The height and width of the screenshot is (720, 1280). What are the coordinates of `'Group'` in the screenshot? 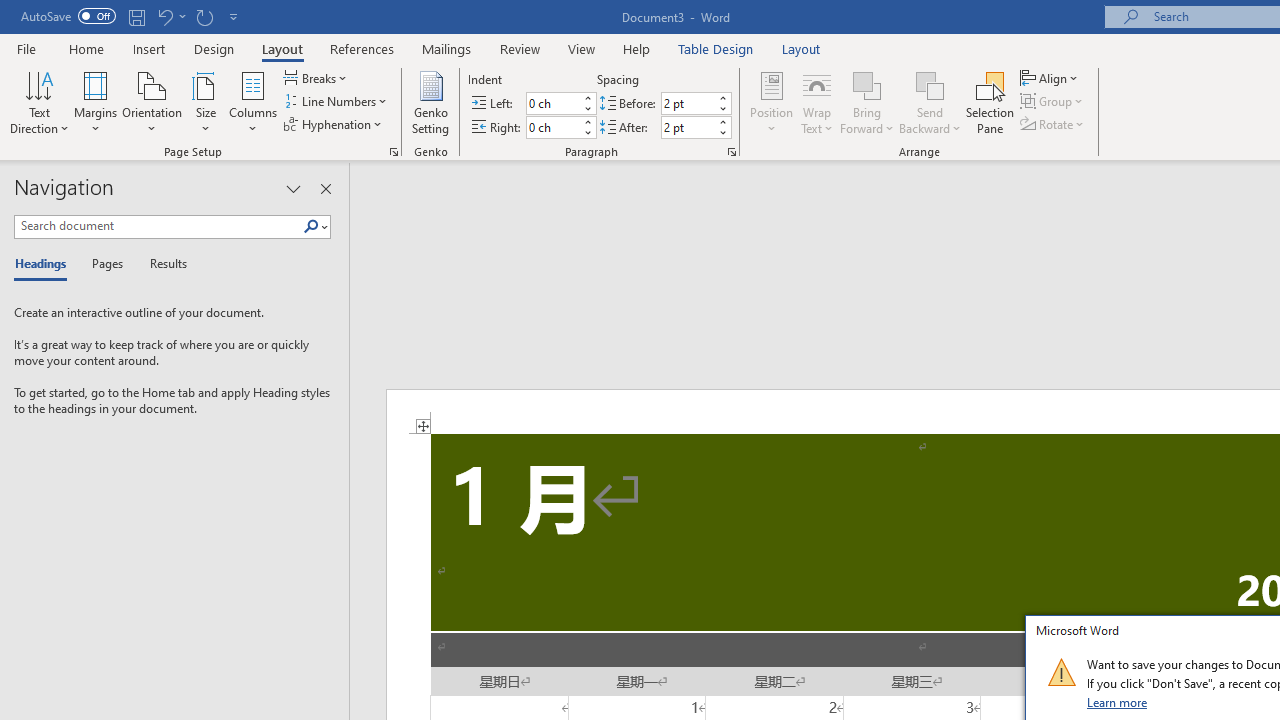 It's located at (1053, 101).